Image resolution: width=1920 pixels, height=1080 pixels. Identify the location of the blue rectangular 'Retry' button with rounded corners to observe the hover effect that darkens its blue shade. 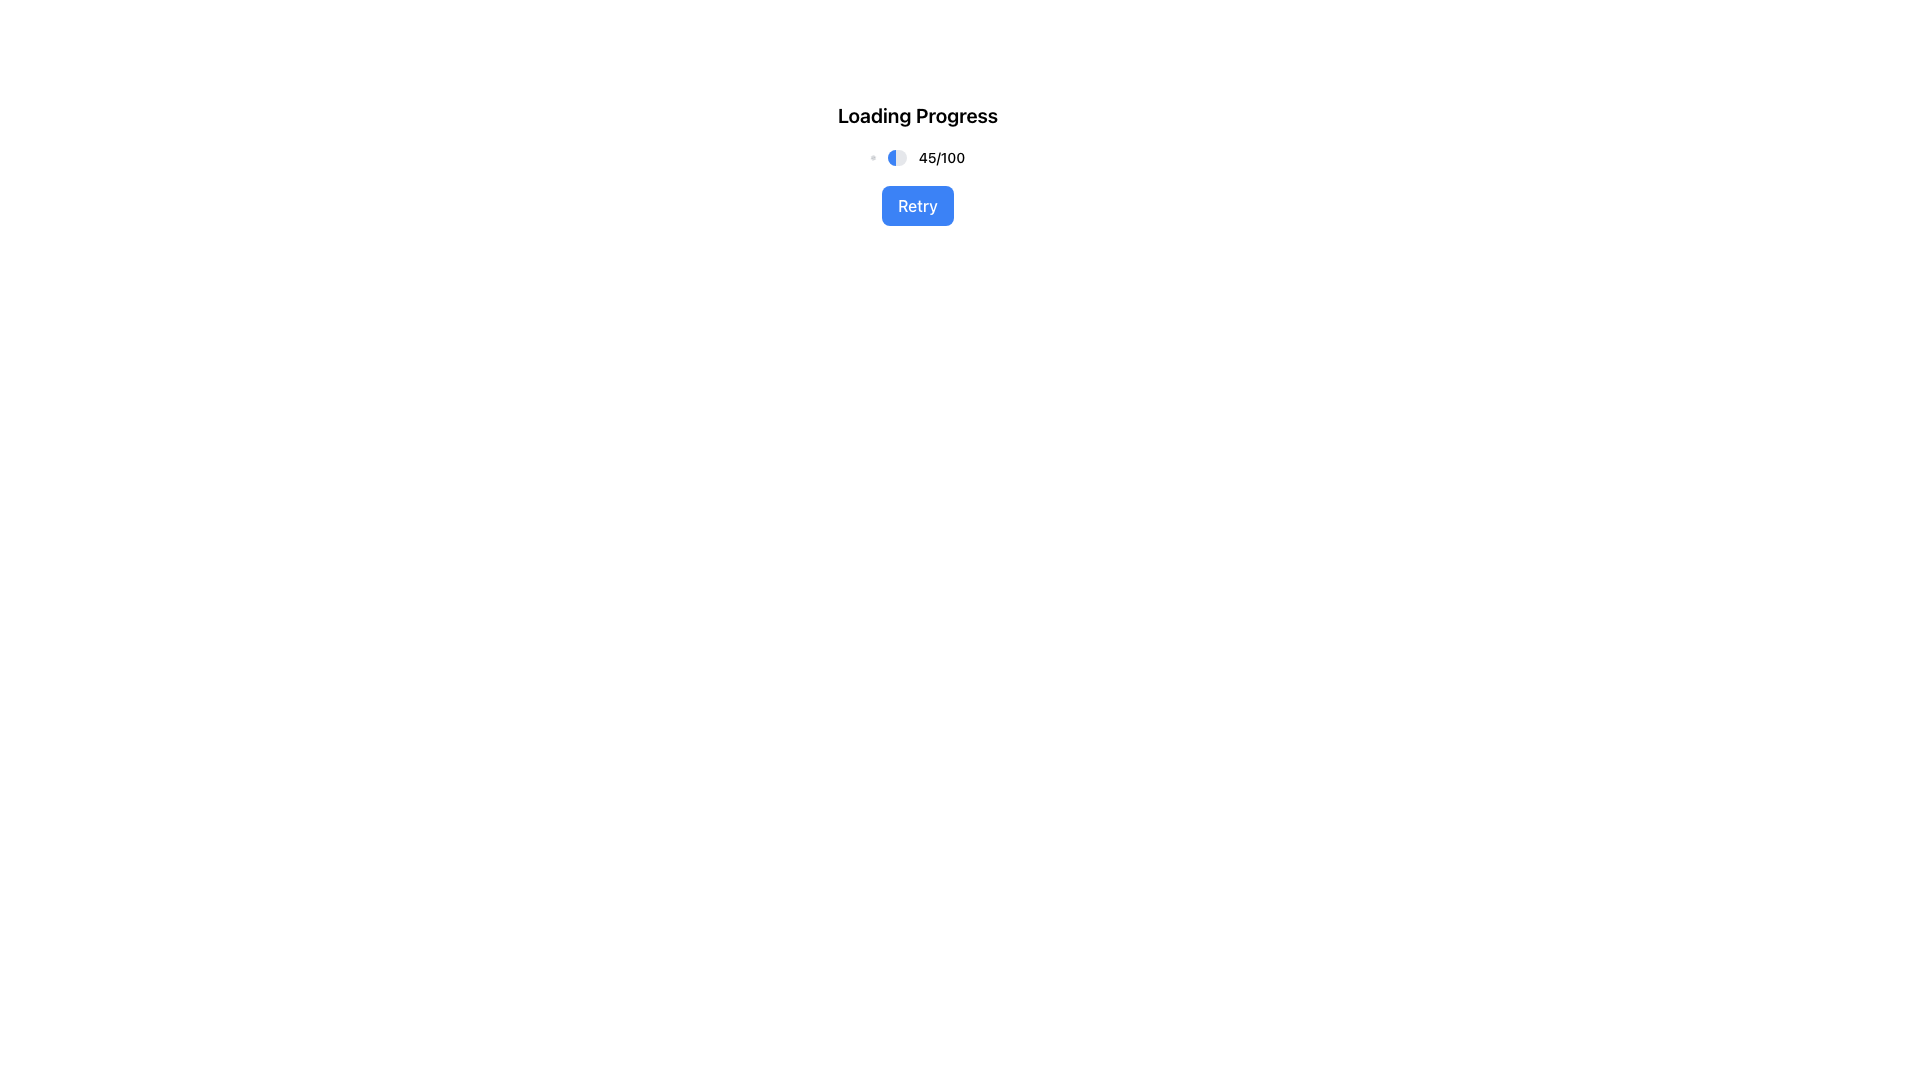
(916, 205).